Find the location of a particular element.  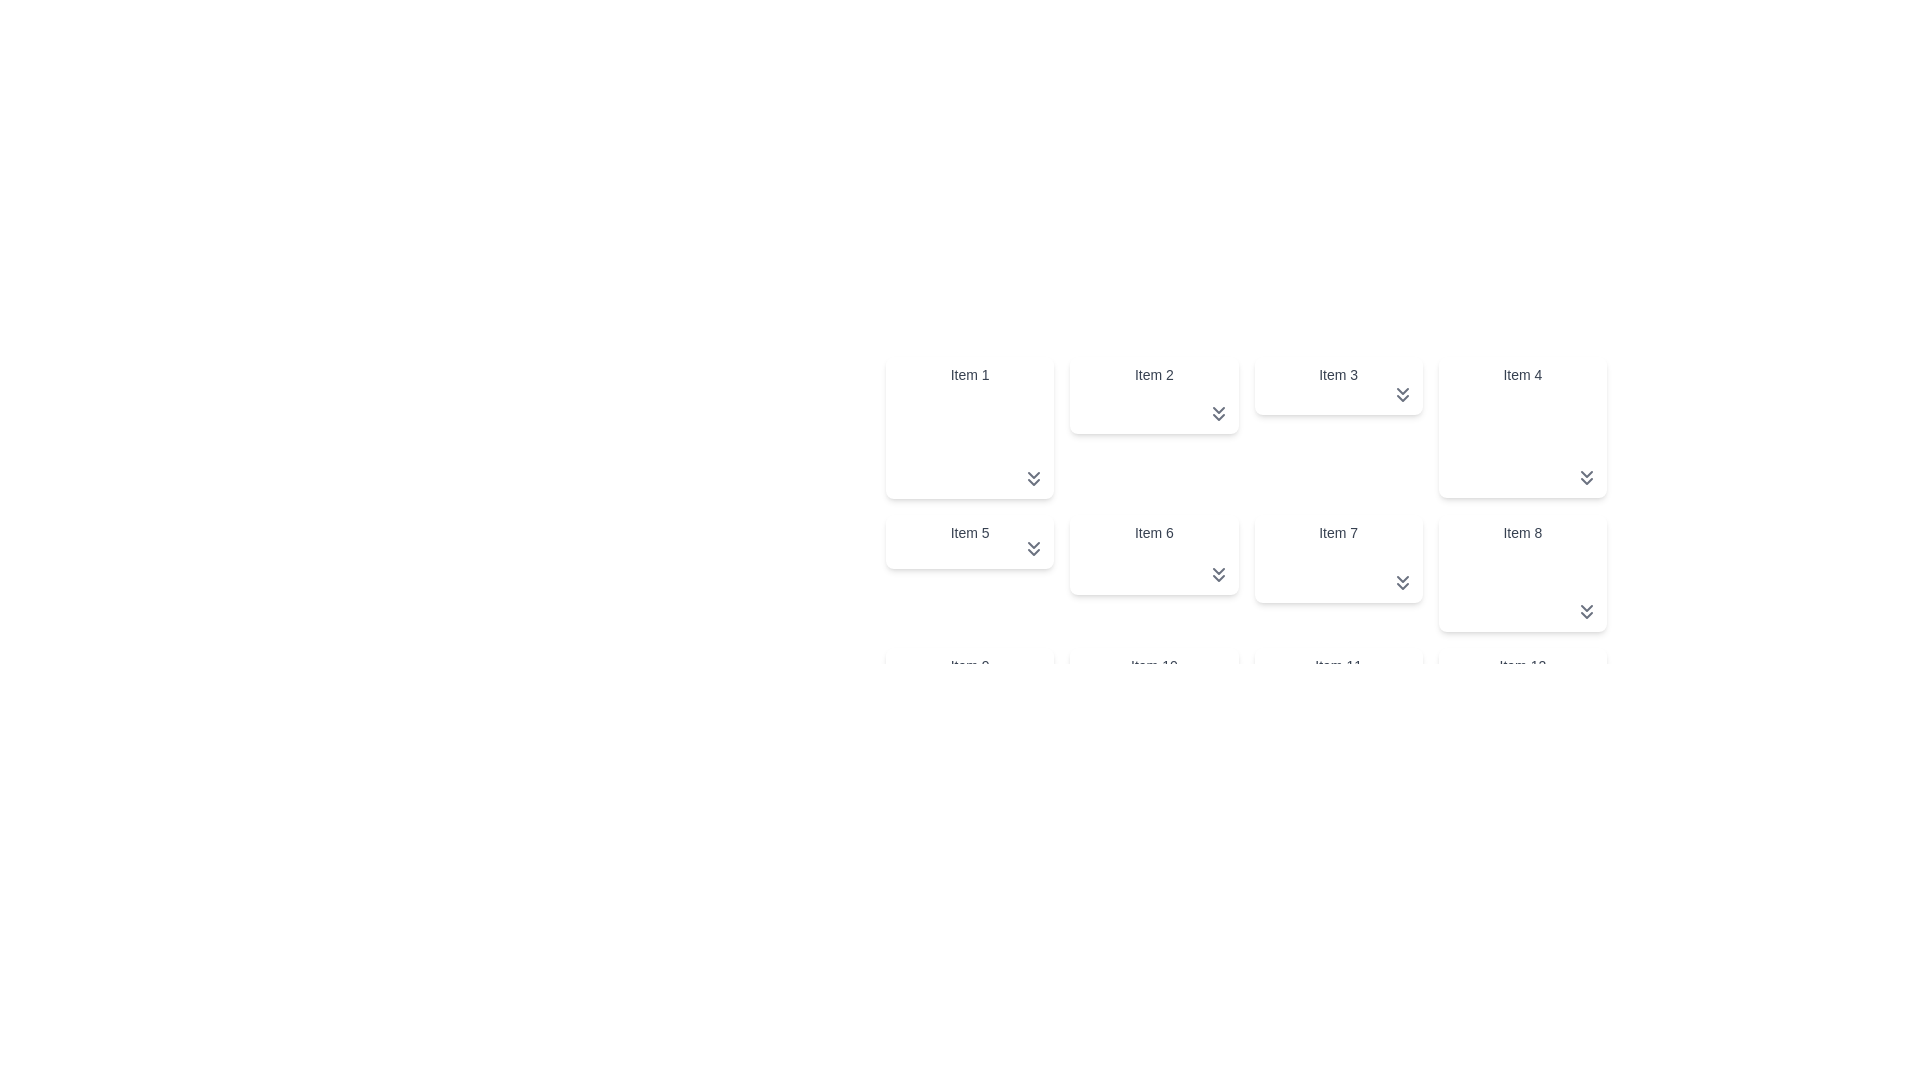

the interactive card labeled 'Item 2' in the grid is located at coordinates (1154, 395).